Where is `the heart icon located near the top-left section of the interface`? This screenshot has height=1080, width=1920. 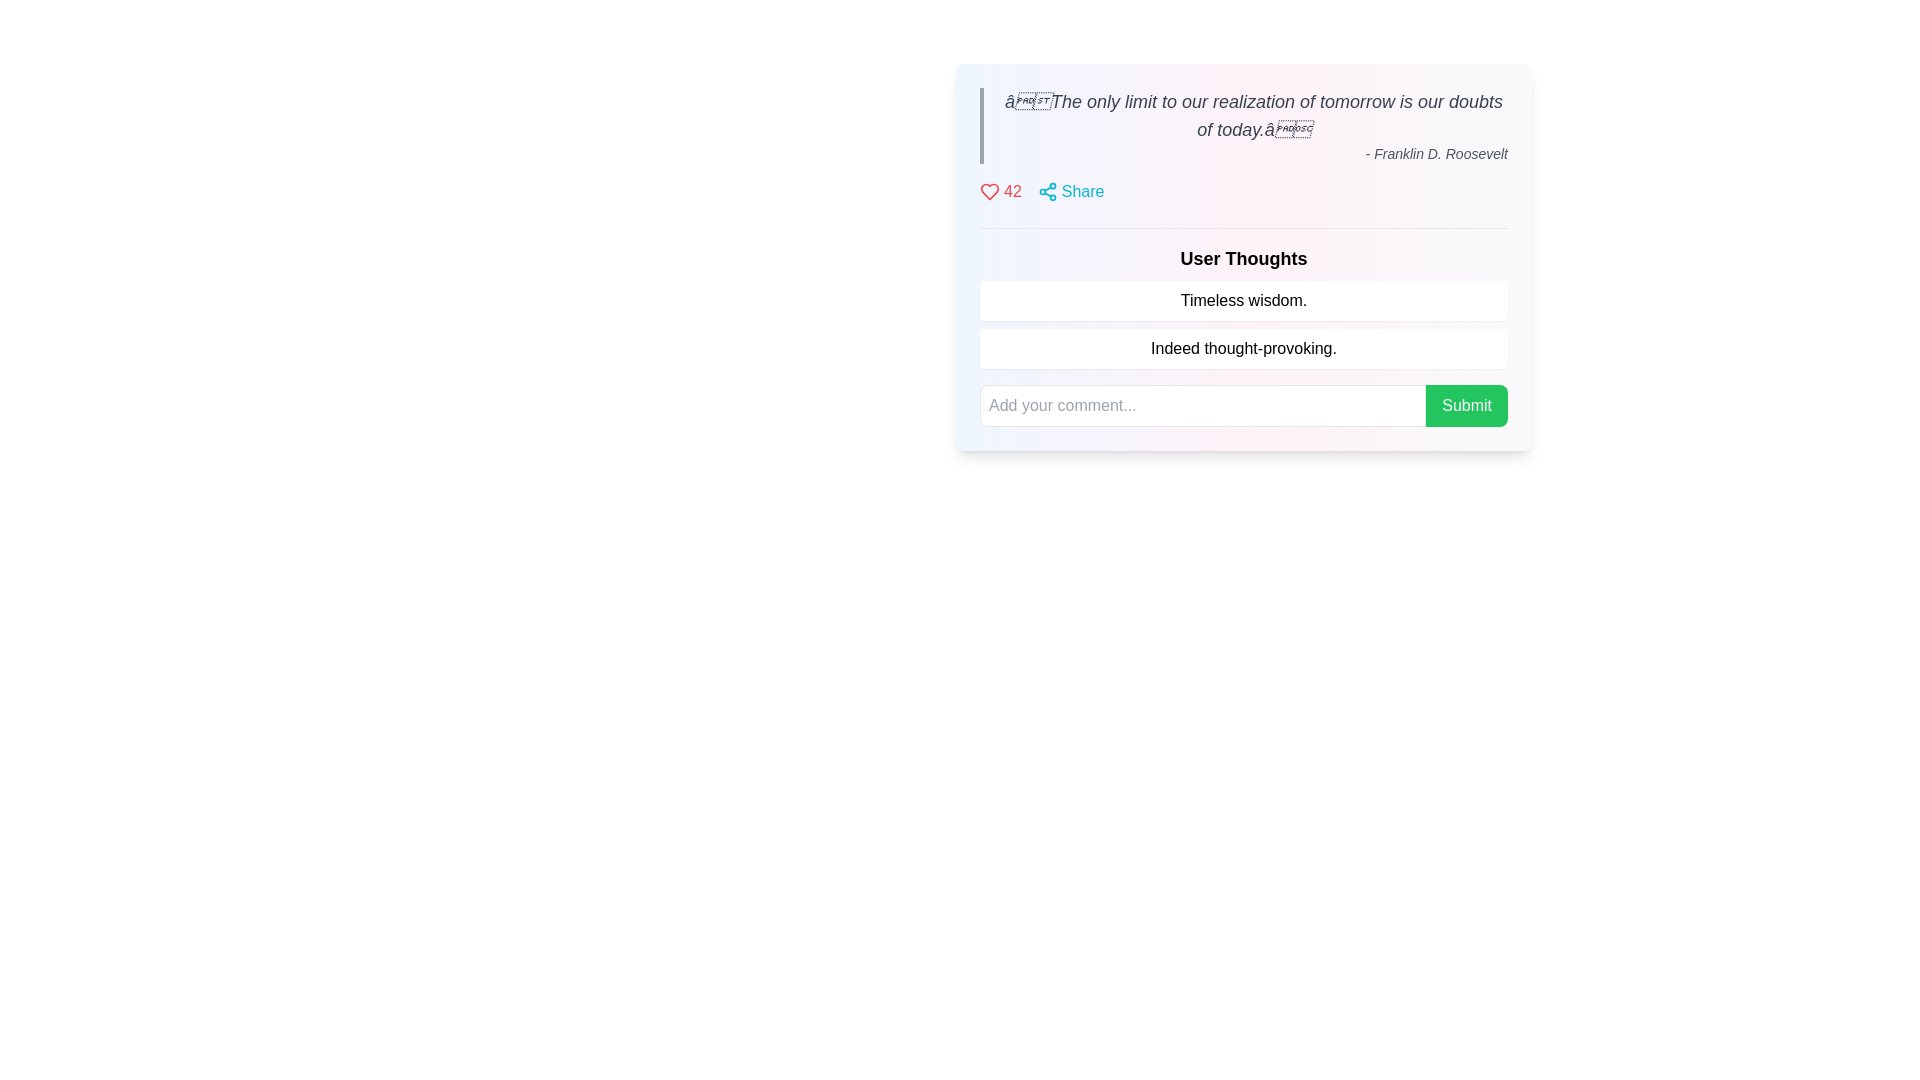 the heart icon located near the top-left section of the interface is located at coordinates (989, 192).